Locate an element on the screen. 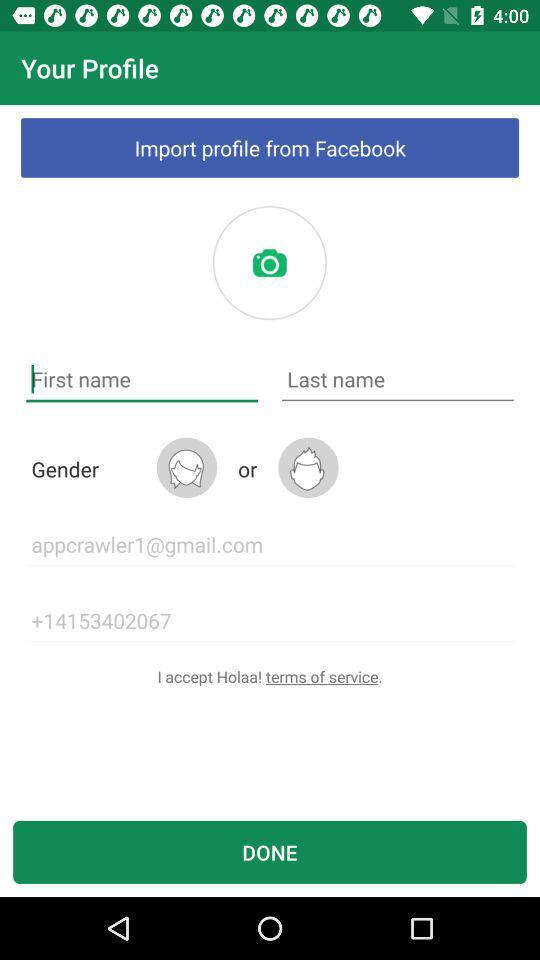 The height and width of the screenshot is (960, 540). the i accept holaa is located at coordinates (270, 676).